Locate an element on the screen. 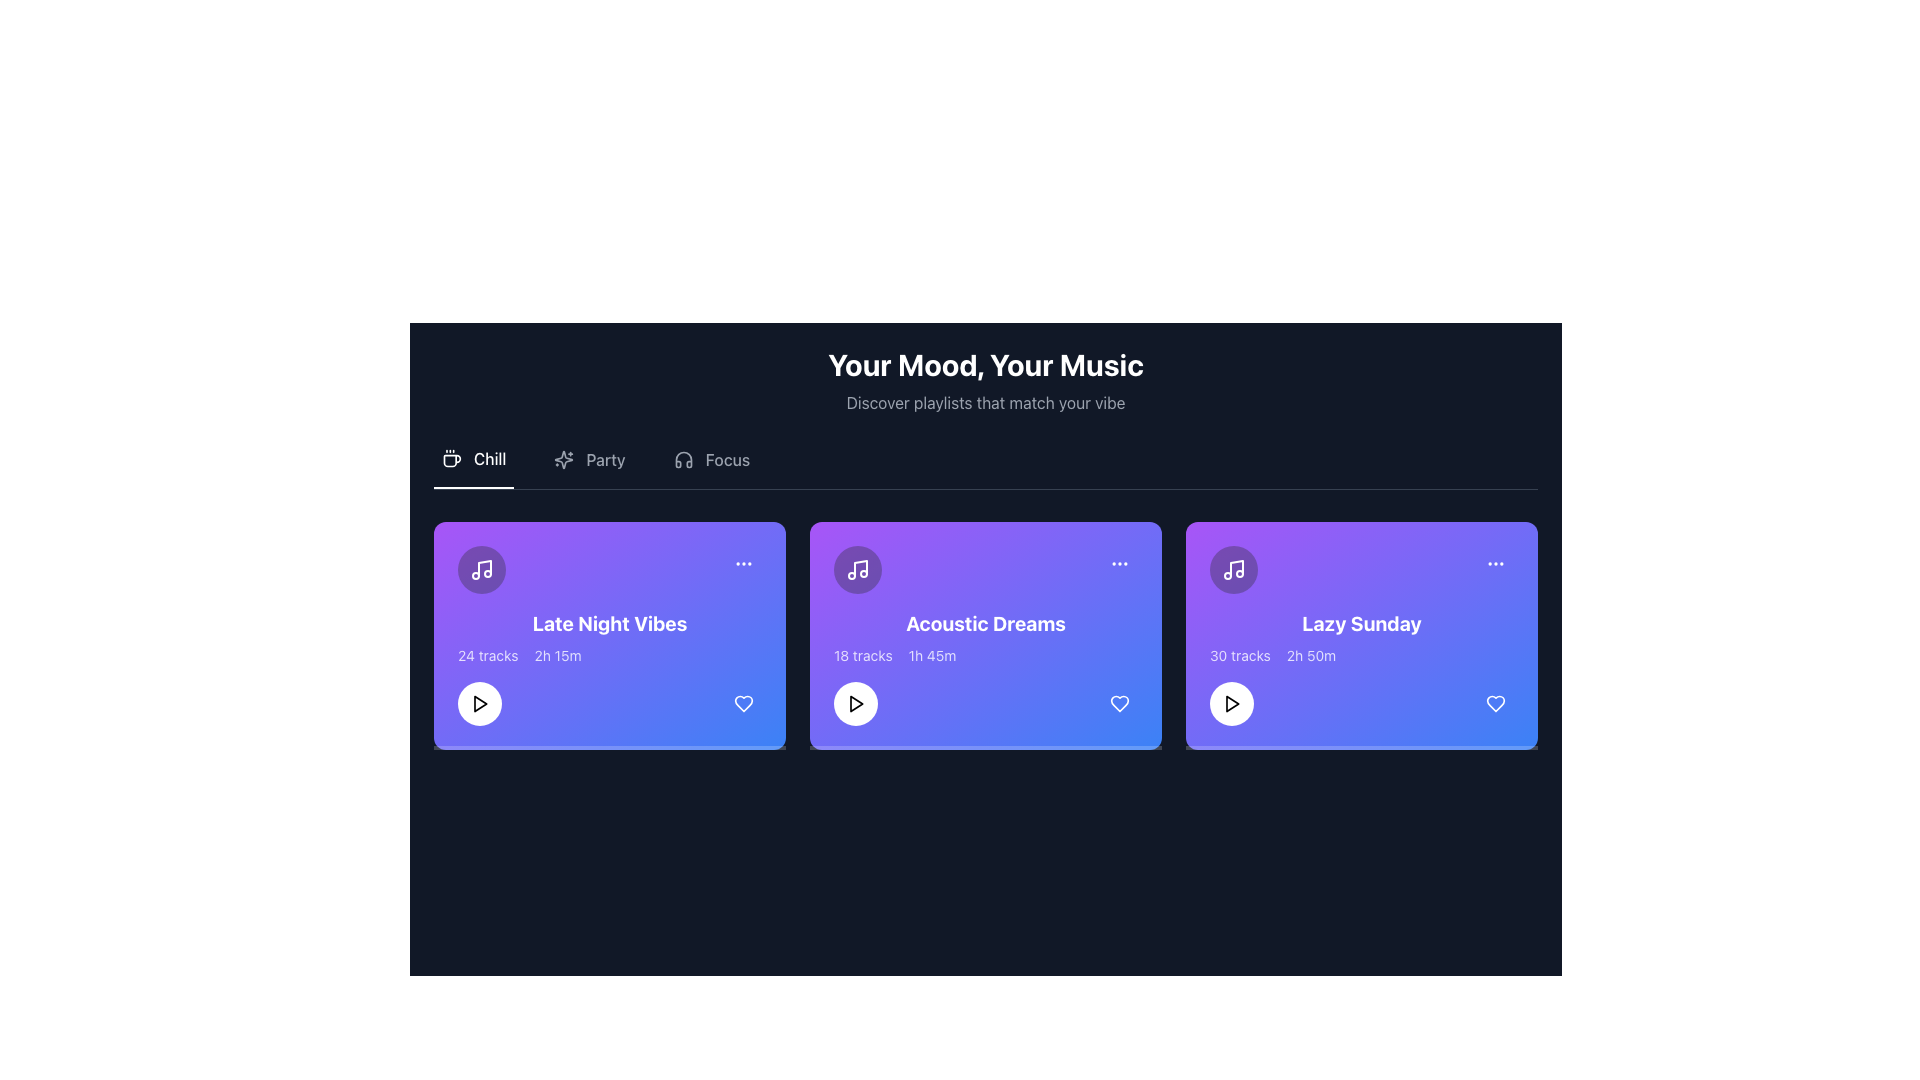 The image size is (1920, 1080). the Decorative bar located at the bottom edge of the 'Lazy Sunday' card, which spans its full width is located at coordinates (1361, 748).